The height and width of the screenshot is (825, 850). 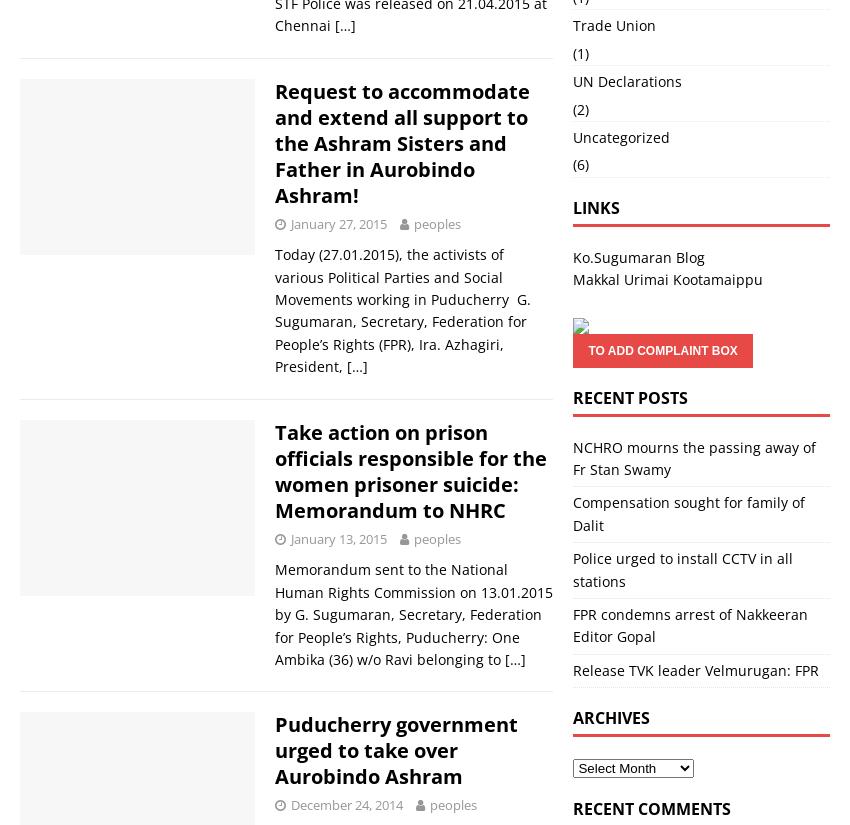 What do you see at coordinates (572, 205) in the screenshot?
I see `'Links'` at bounding box center [572, 205].